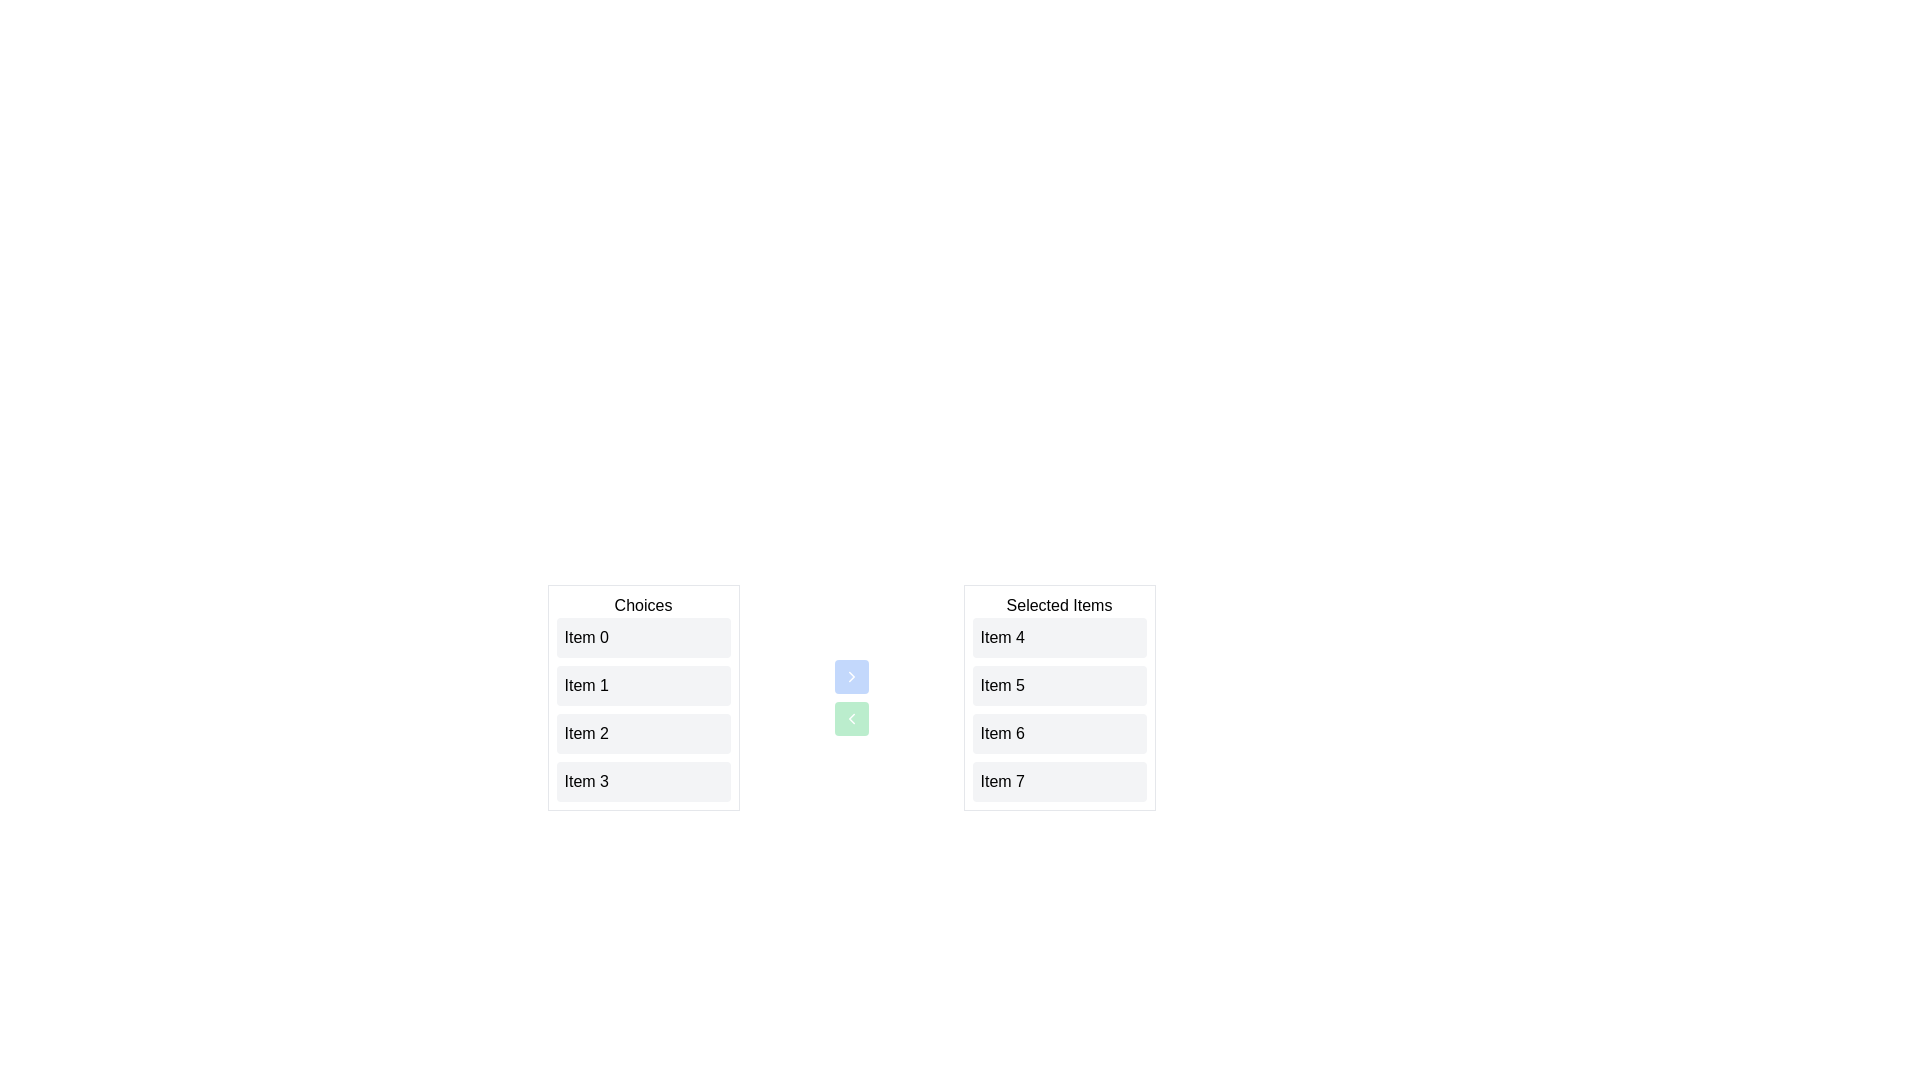  I want to click on the blue button with a right arrow icon, which is part of an interactive group centered between the 'Choices' and 'Selected Items' sections, so click(851, 697).